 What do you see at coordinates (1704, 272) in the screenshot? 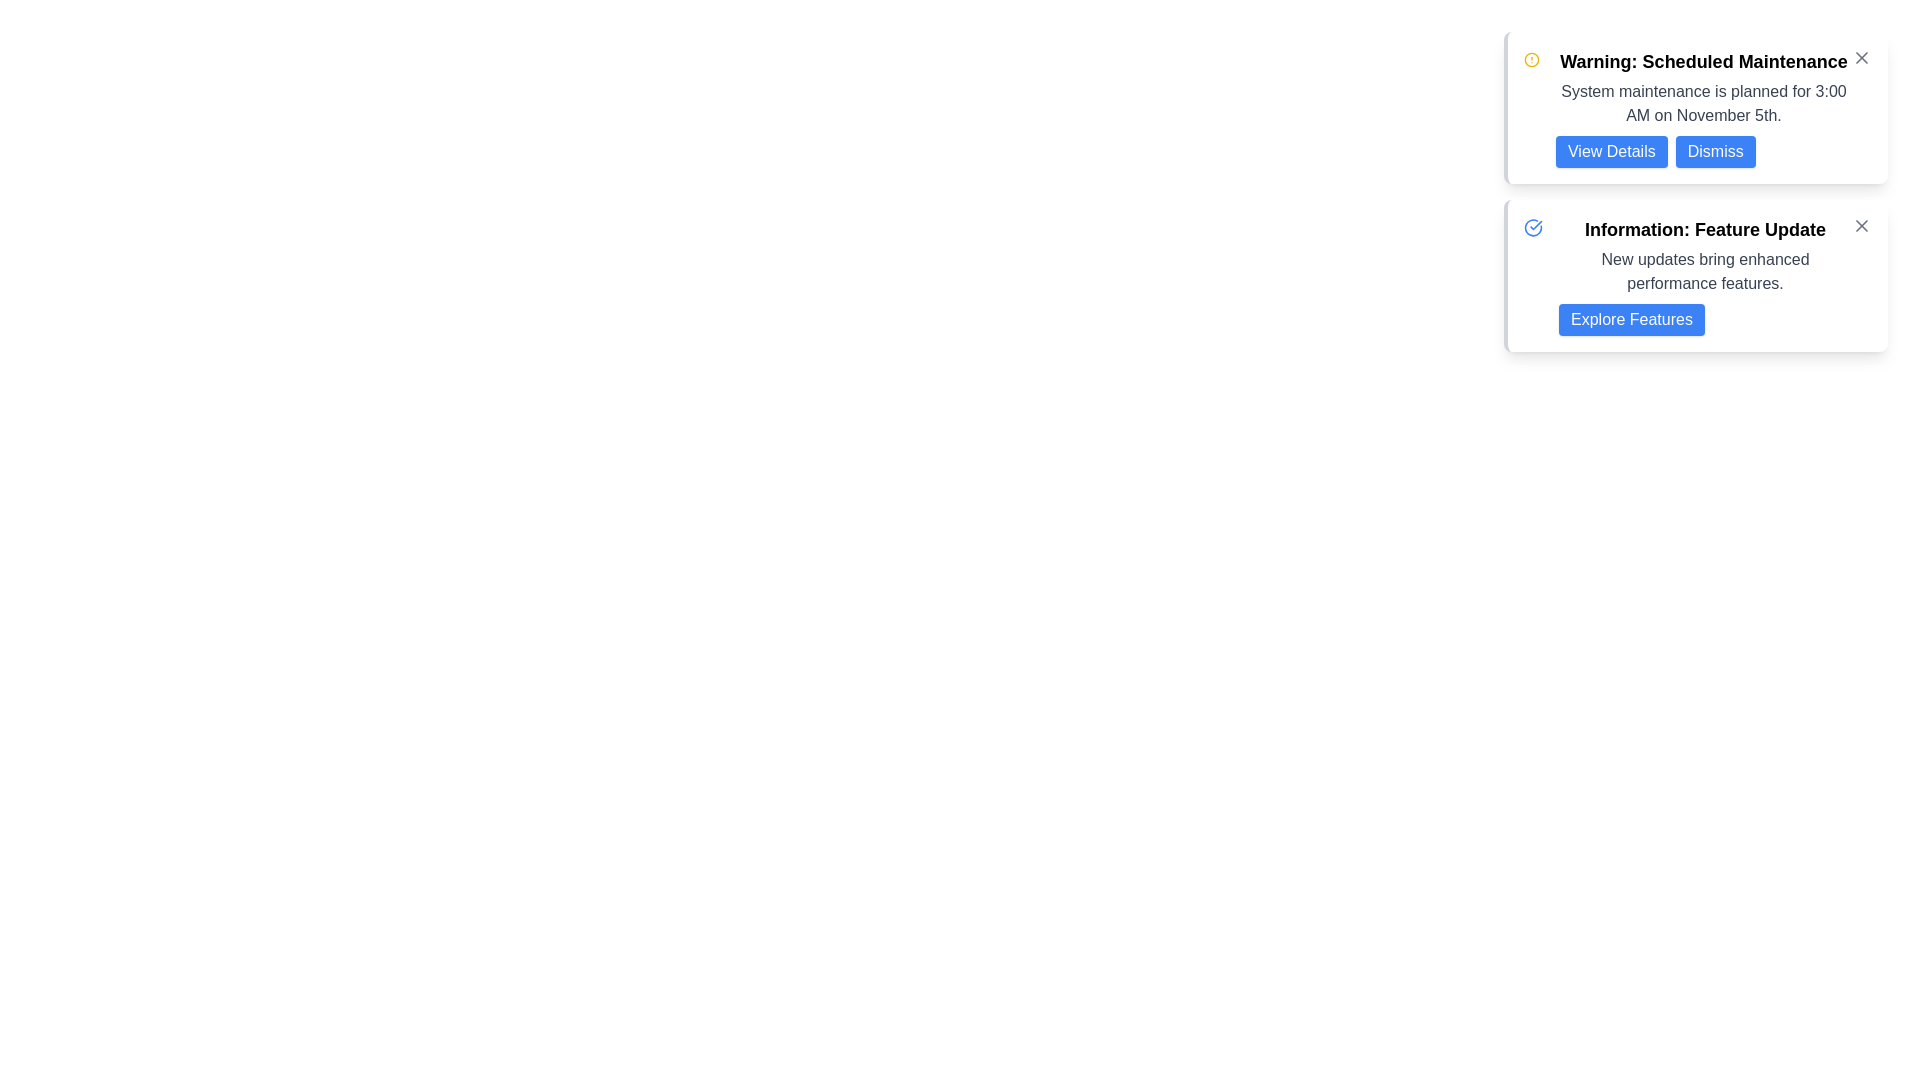
I see `text stating 'New updates bring enhanced performance features.' located in the second notification section titled 'Information: Feature Update.'` at bounding box center [1704, 272].